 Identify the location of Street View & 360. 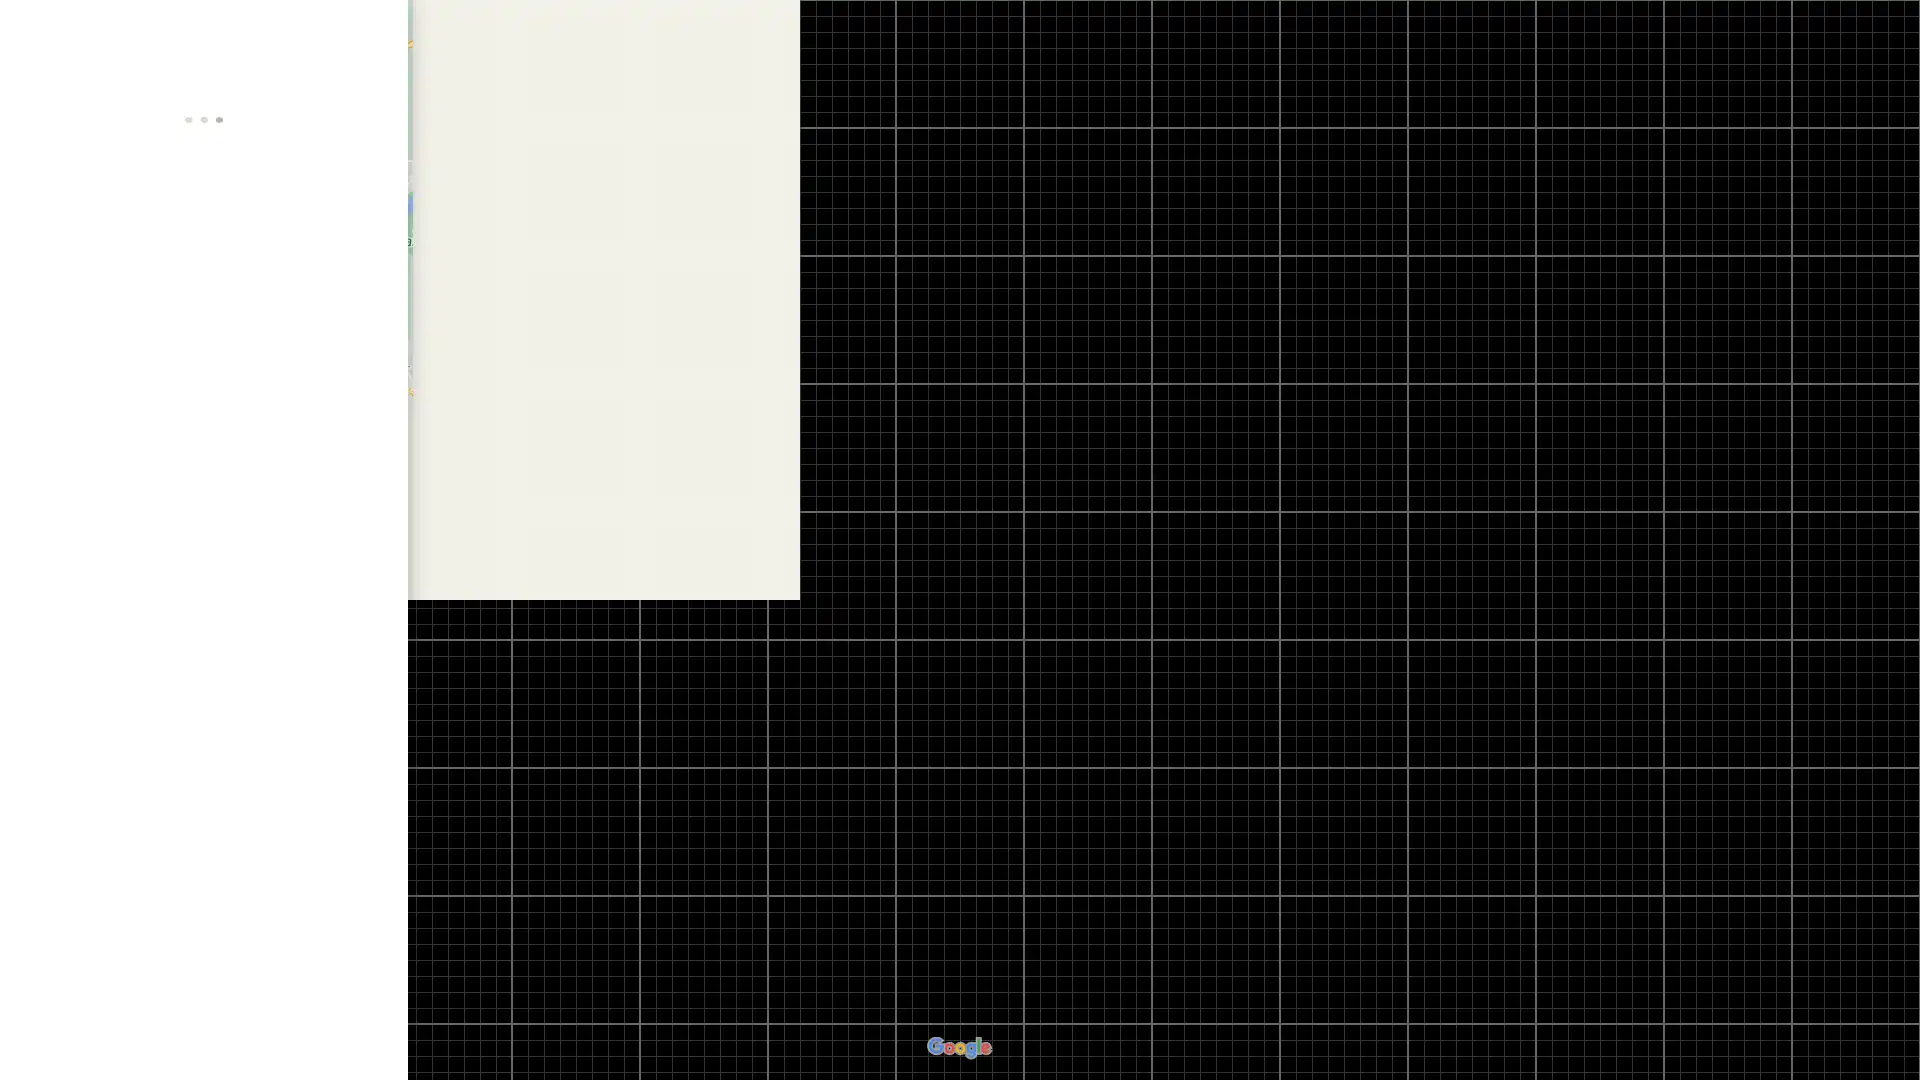
(200, 978).